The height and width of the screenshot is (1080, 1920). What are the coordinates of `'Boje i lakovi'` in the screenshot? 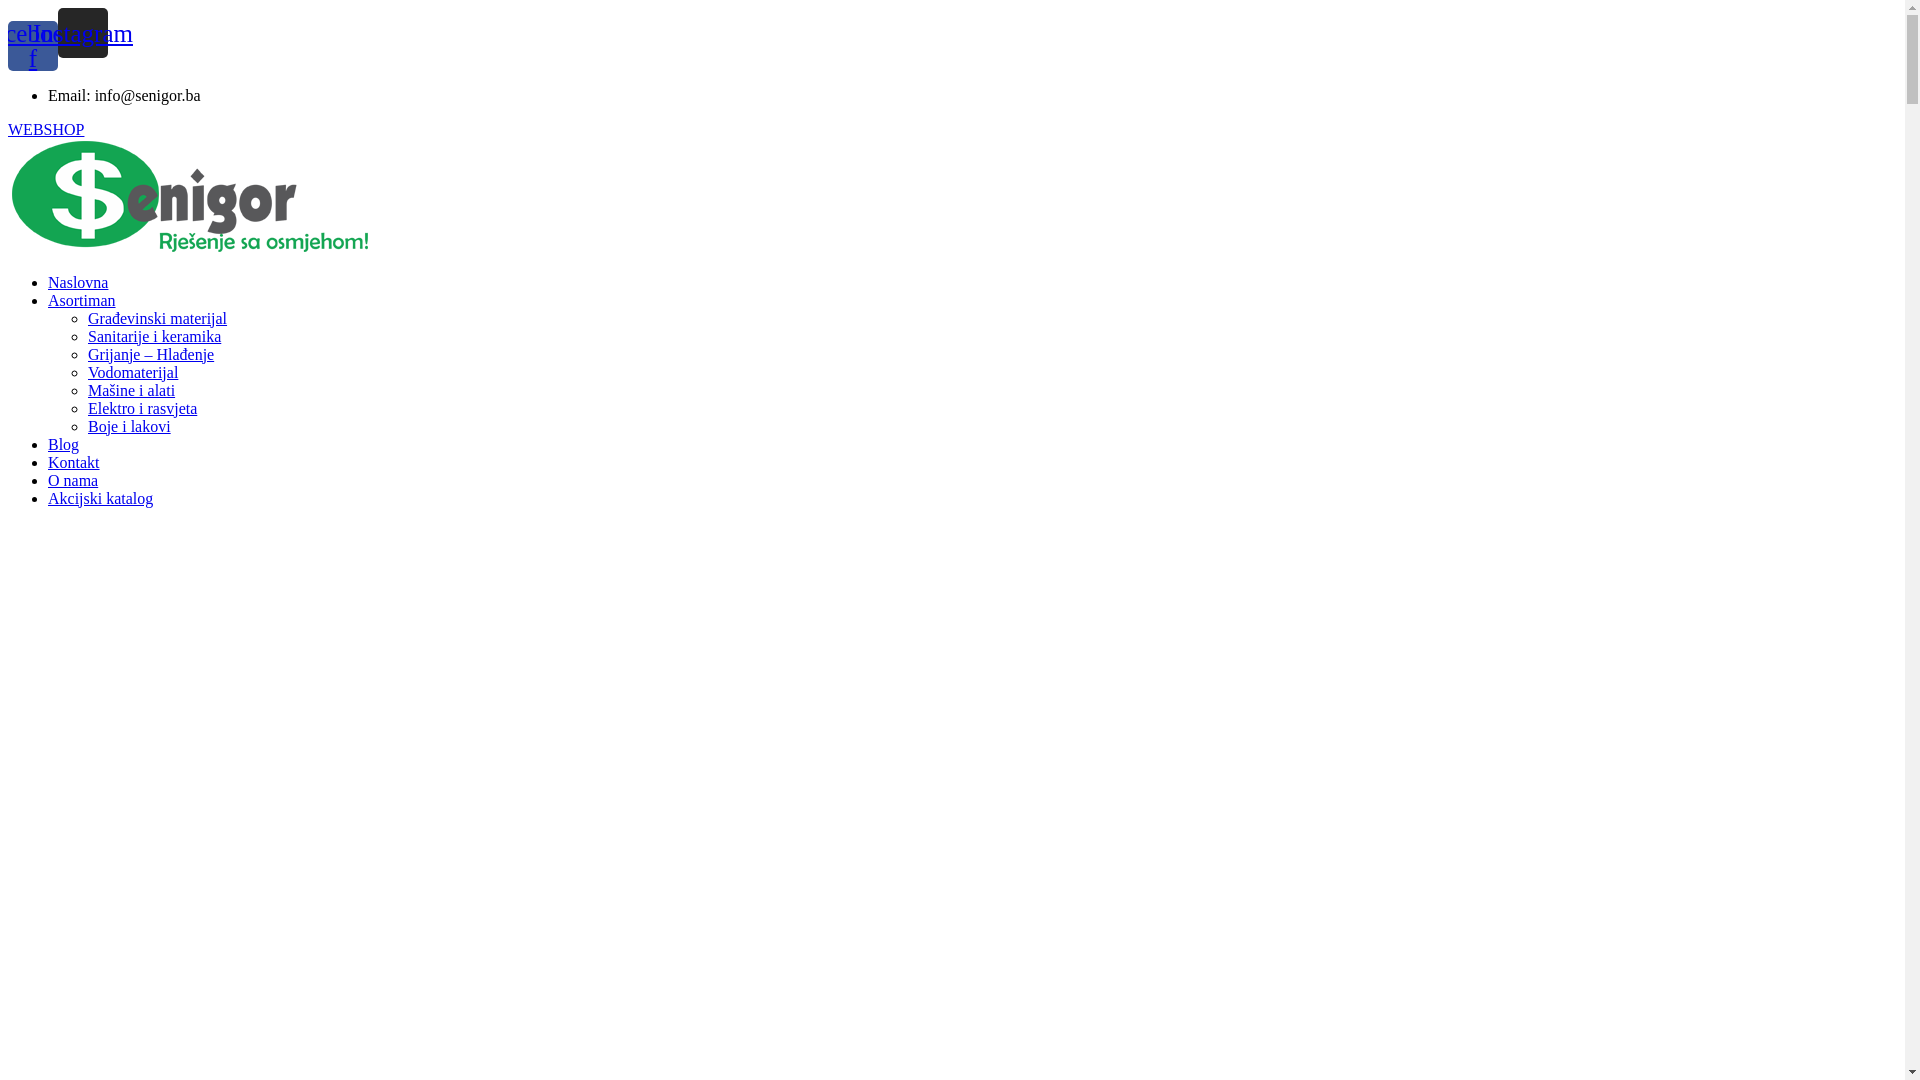 It's located at (128, 425).